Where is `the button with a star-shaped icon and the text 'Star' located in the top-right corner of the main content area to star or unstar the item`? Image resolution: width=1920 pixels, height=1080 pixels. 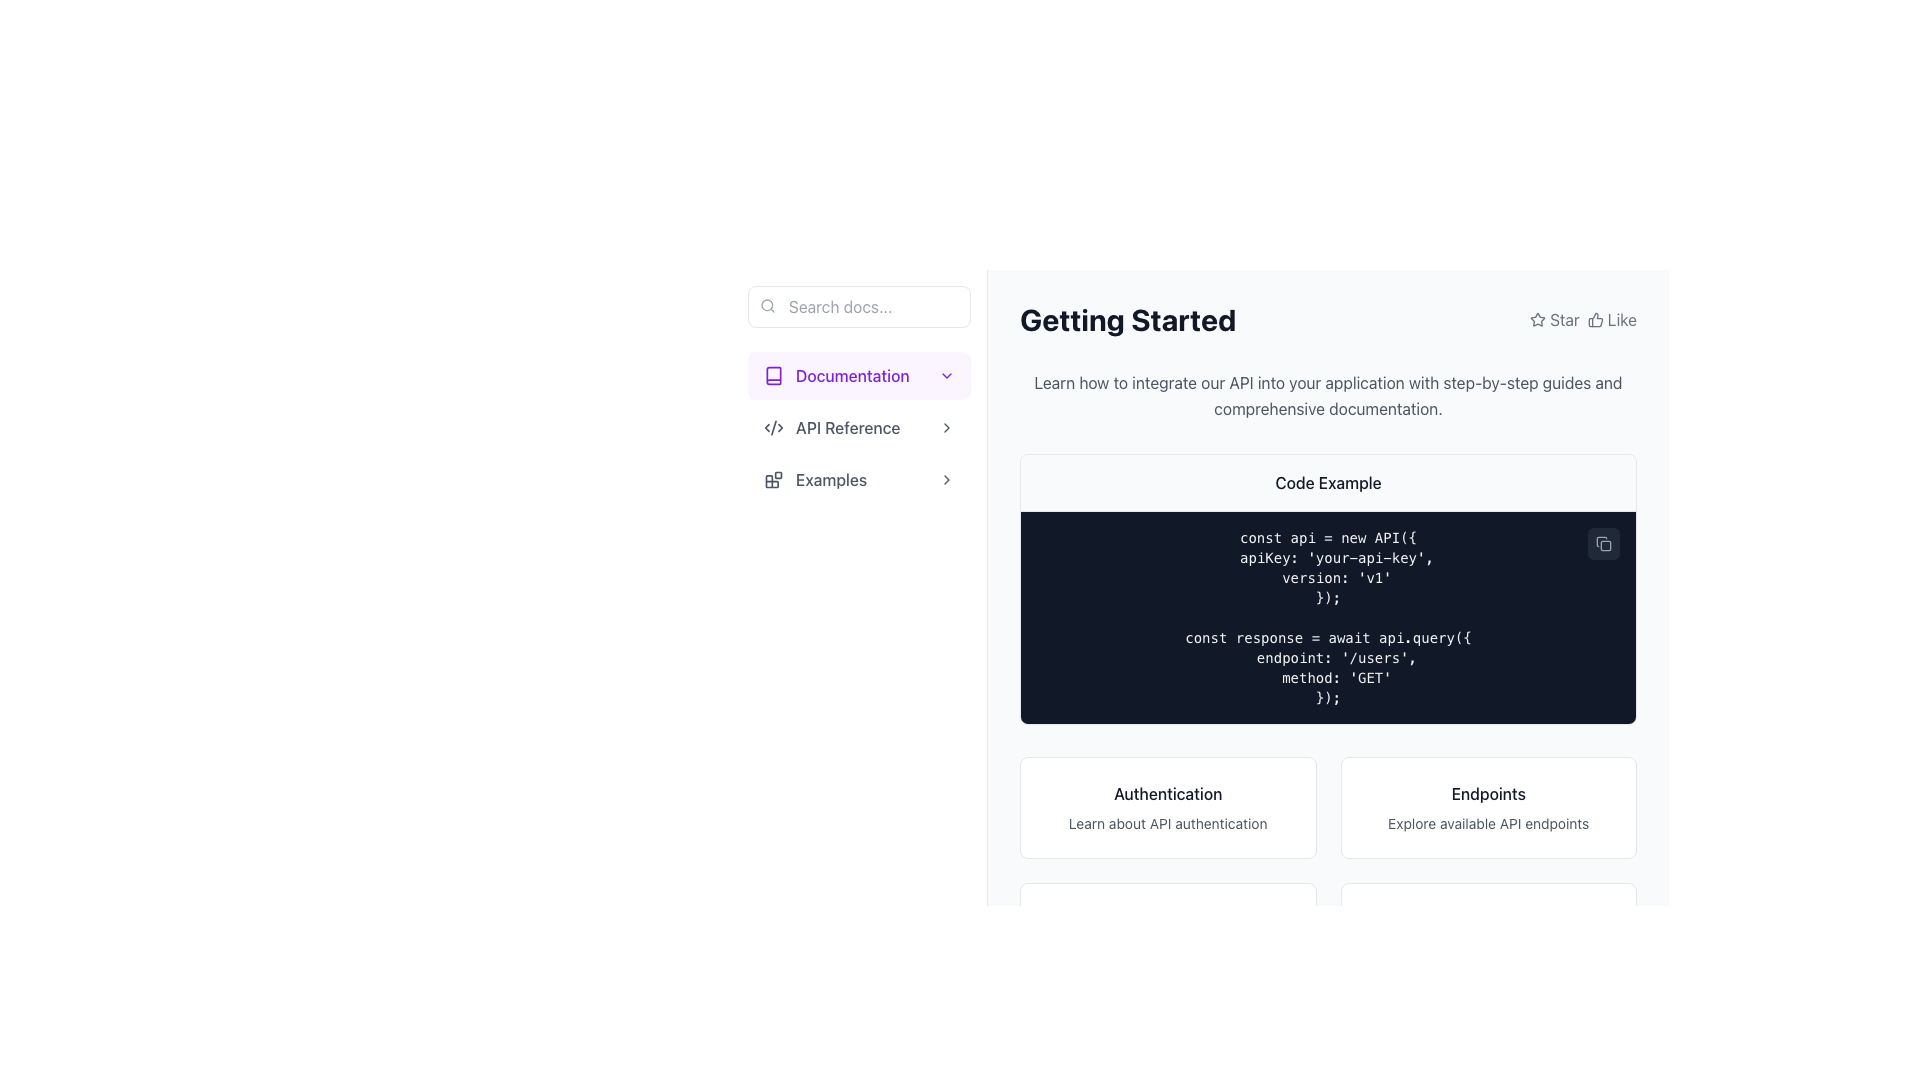
the button with a star-shaped icon and the text 'Star' located in the top-right corner of the main content area to star or unstar the item is located at coordinates (1554, 319).